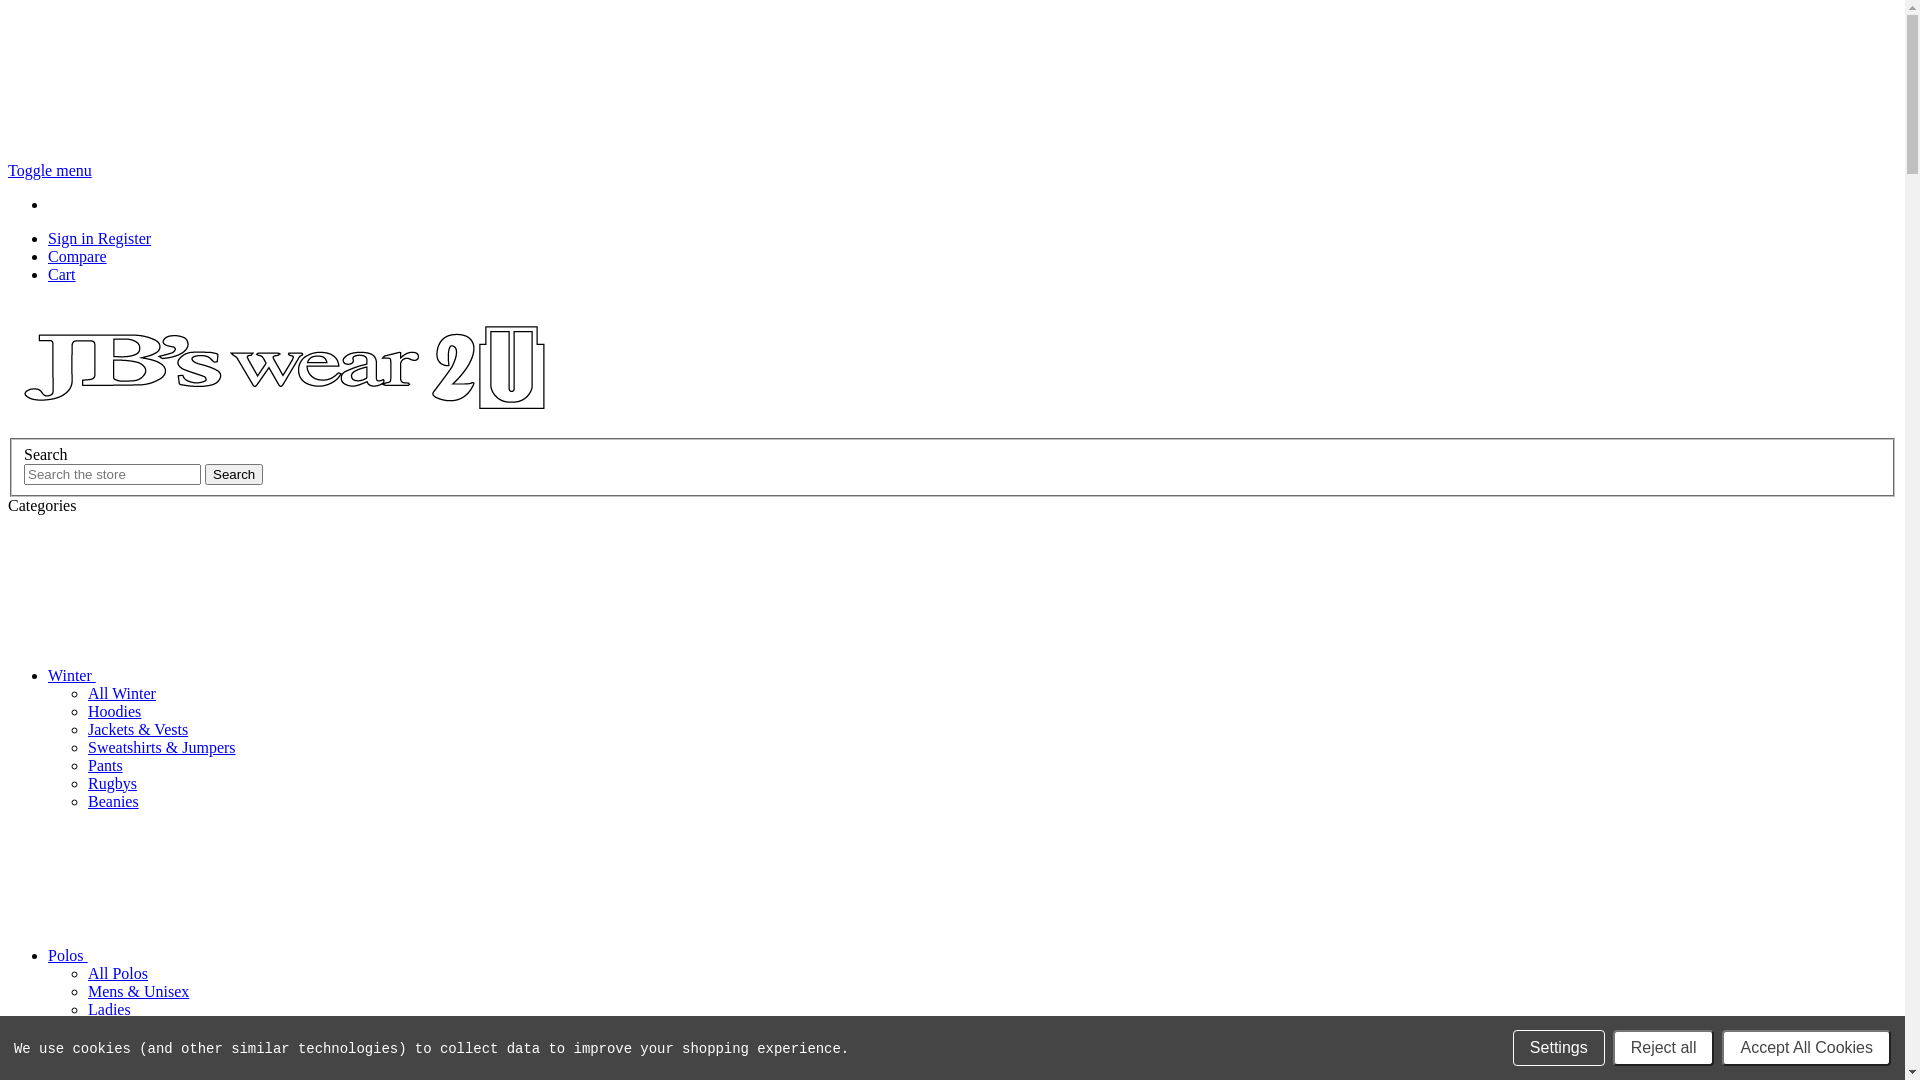  What do you see at coordinates (49, 169) in the screenshot?
I see `'Toggle menu'` at bounding box center [49, 169].